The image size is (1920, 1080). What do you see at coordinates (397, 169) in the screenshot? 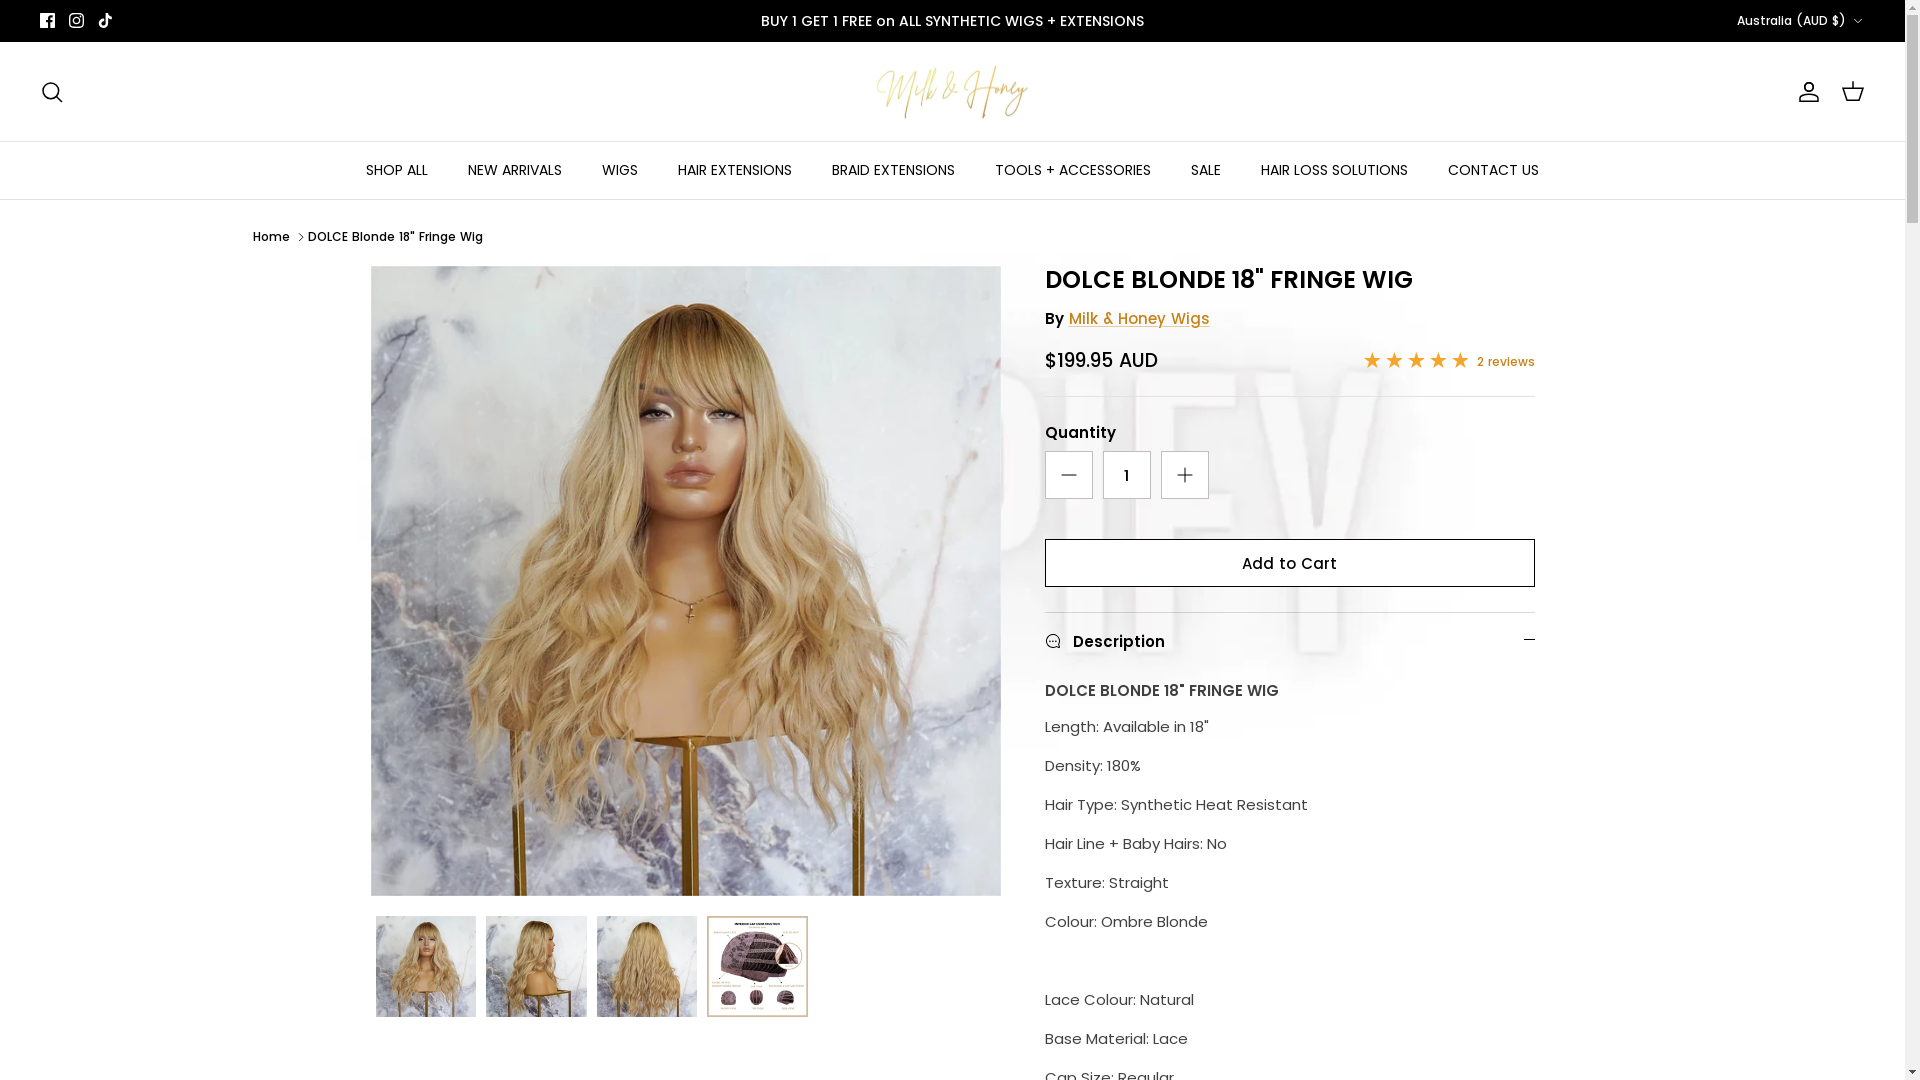
I see `'SHOP ALL'` at bounding box center [397, 169].